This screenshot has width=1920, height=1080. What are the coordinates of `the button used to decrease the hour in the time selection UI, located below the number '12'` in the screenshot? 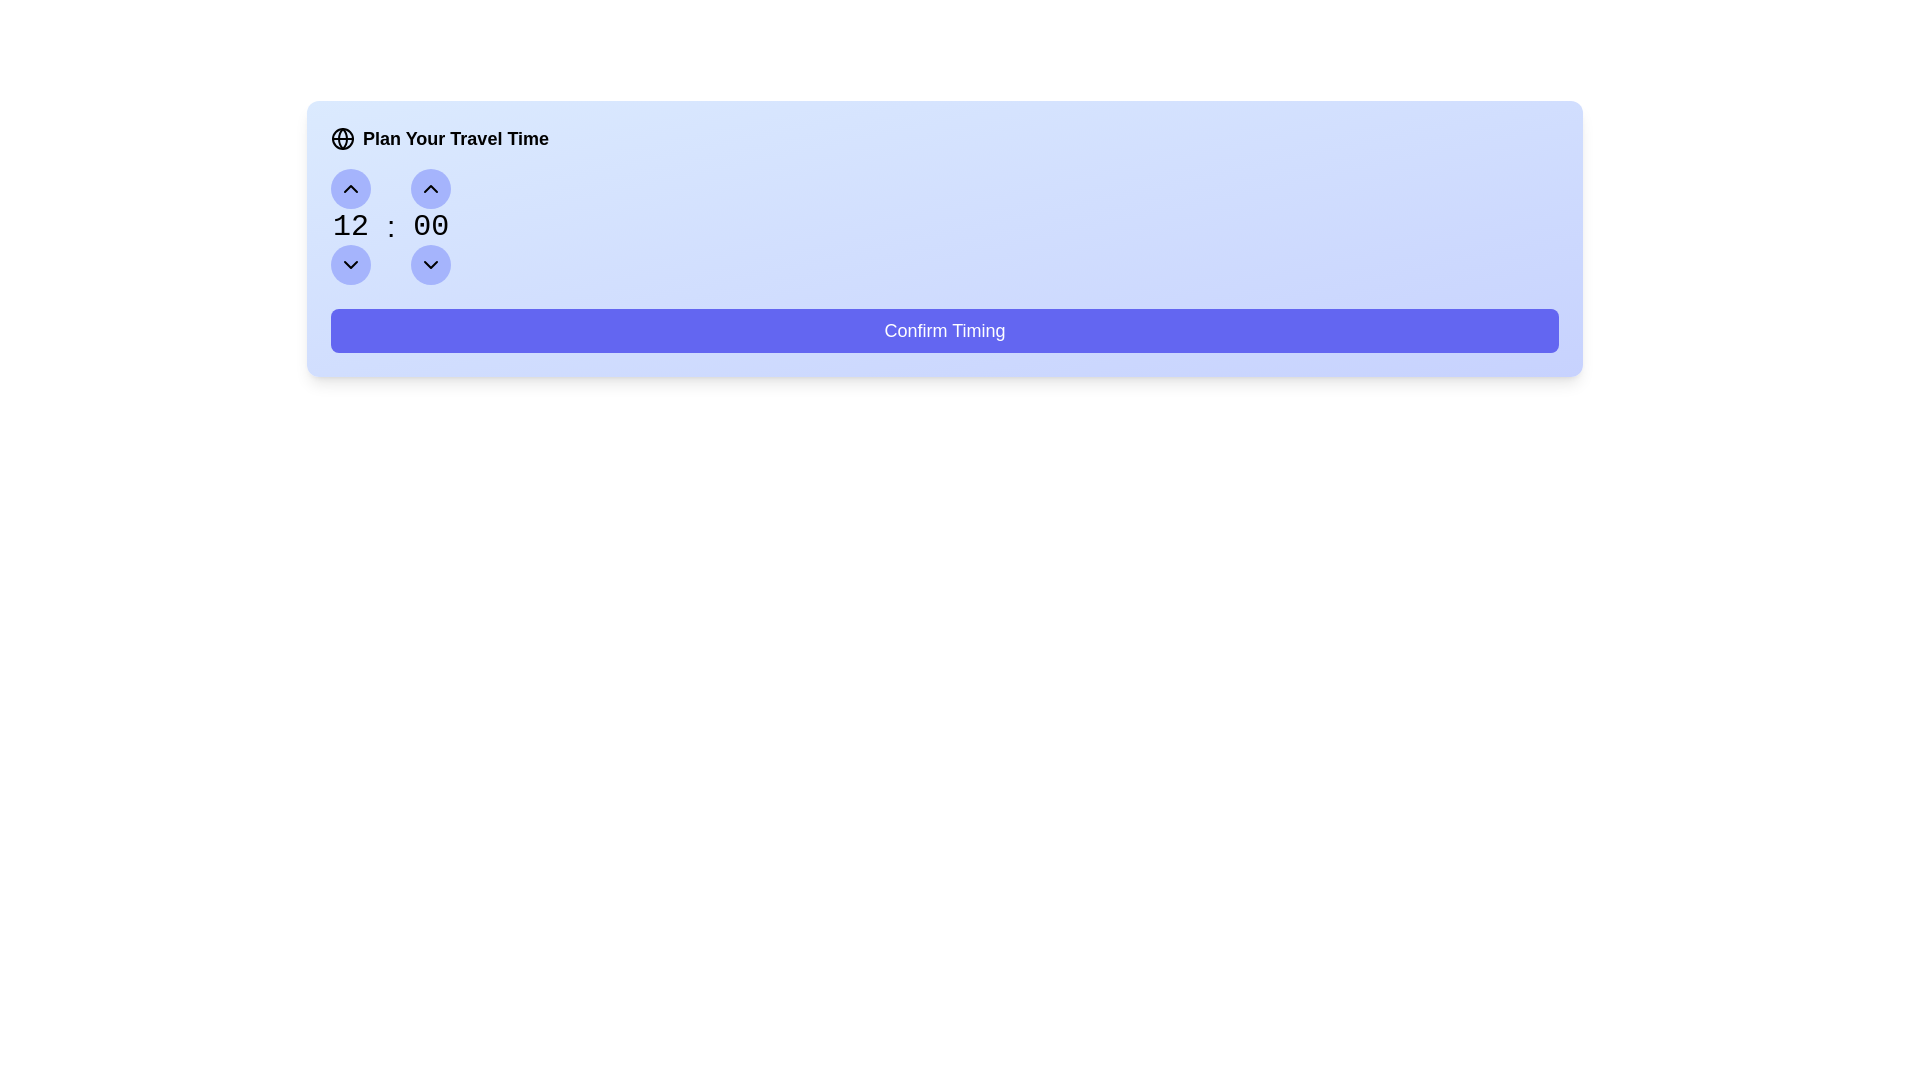 It's located at (350, 264).